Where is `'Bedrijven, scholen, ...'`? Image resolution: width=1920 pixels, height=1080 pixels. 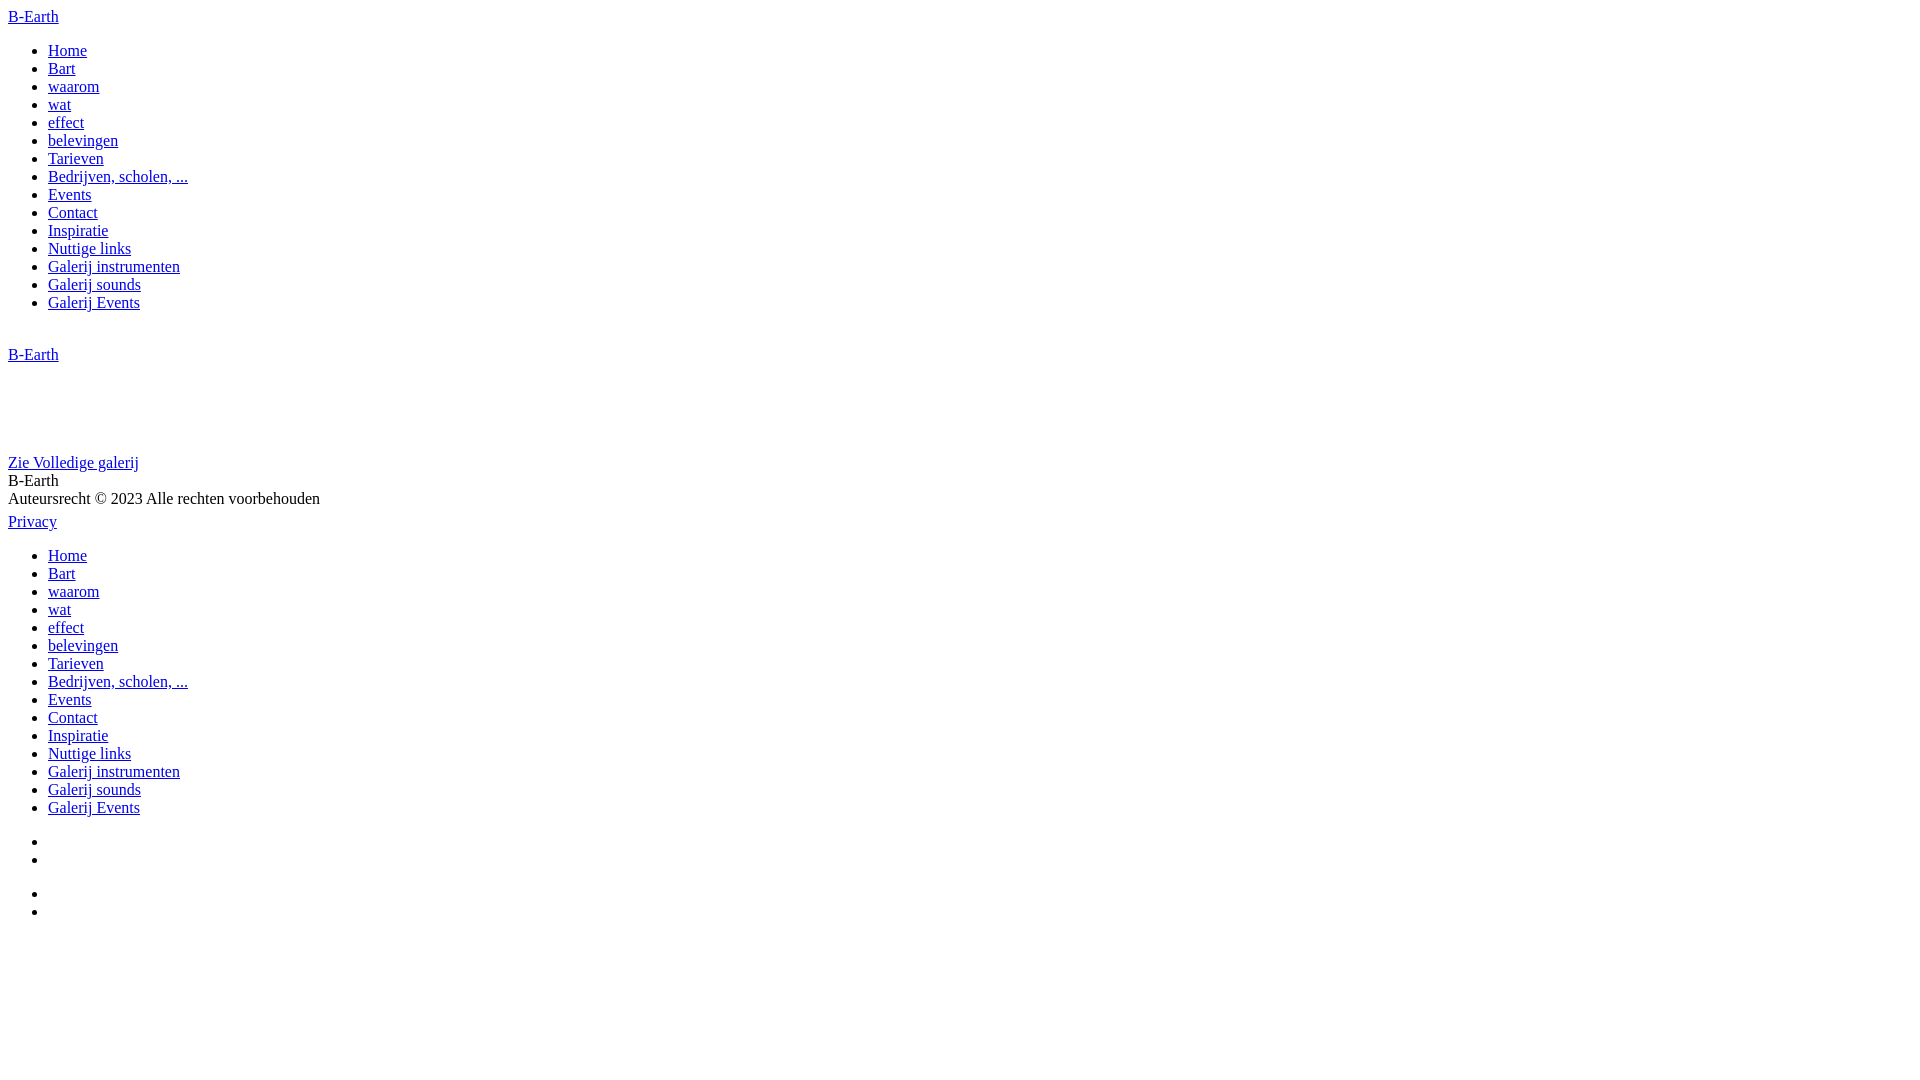 'Bedrijven, scholen, ...' is located at coordinates (117, 175).